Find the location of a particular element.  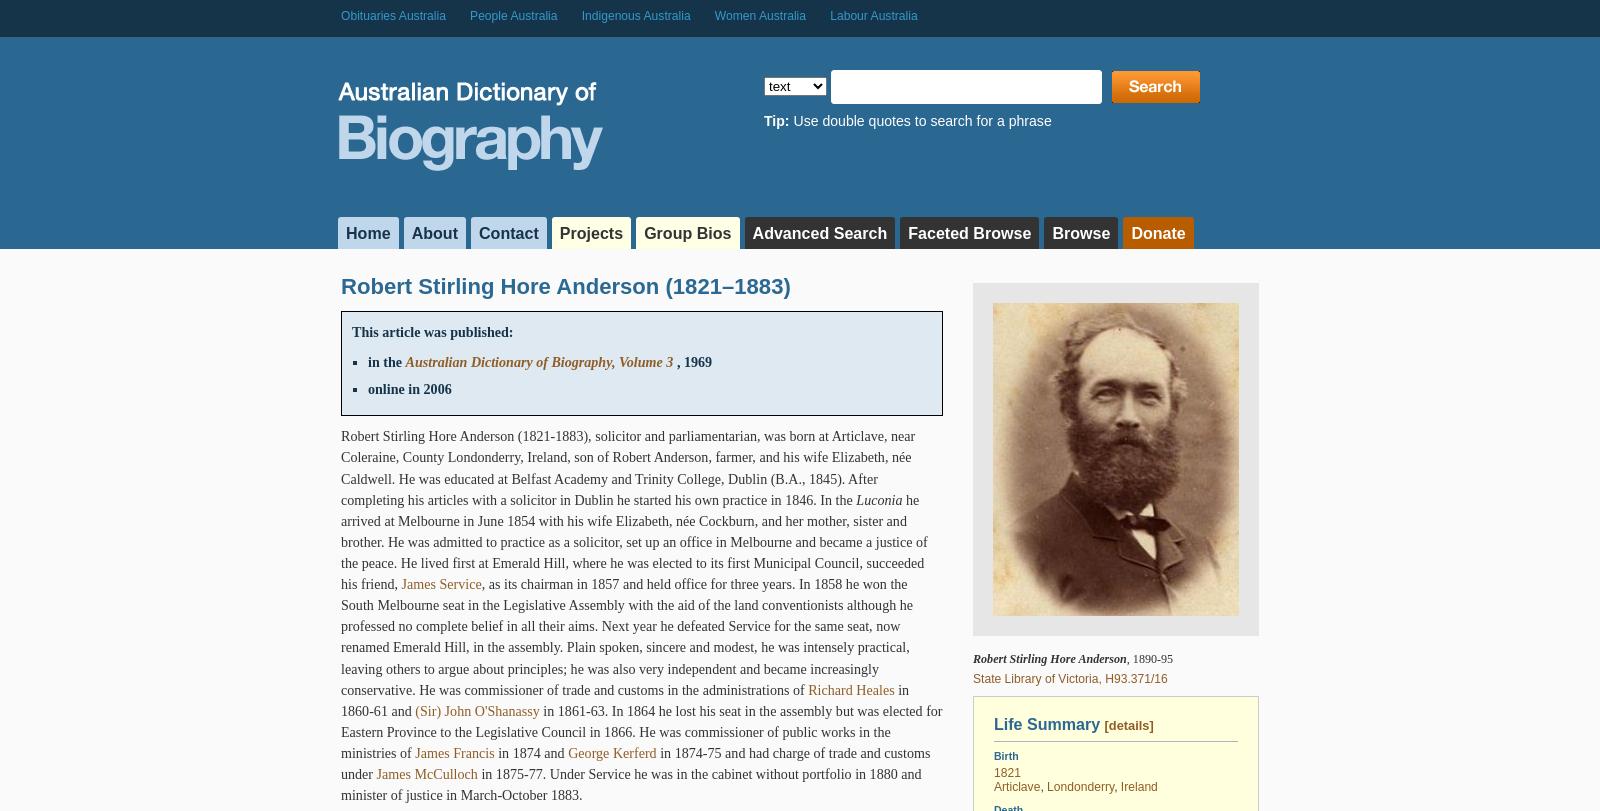

'Birth' is located at coordinates (1005, 753).